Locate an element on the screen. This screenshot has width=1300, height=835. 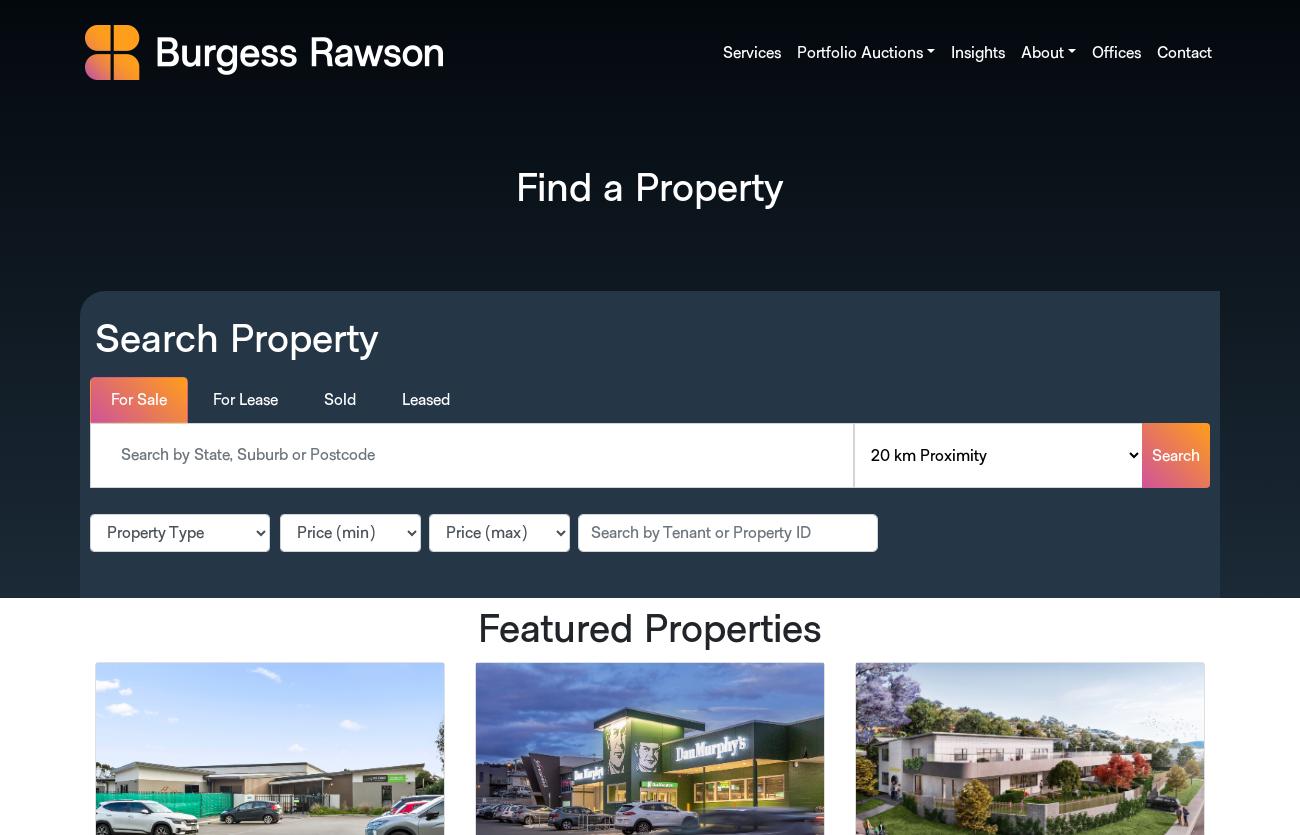
'Insights' is located at coordinates (975, 52).